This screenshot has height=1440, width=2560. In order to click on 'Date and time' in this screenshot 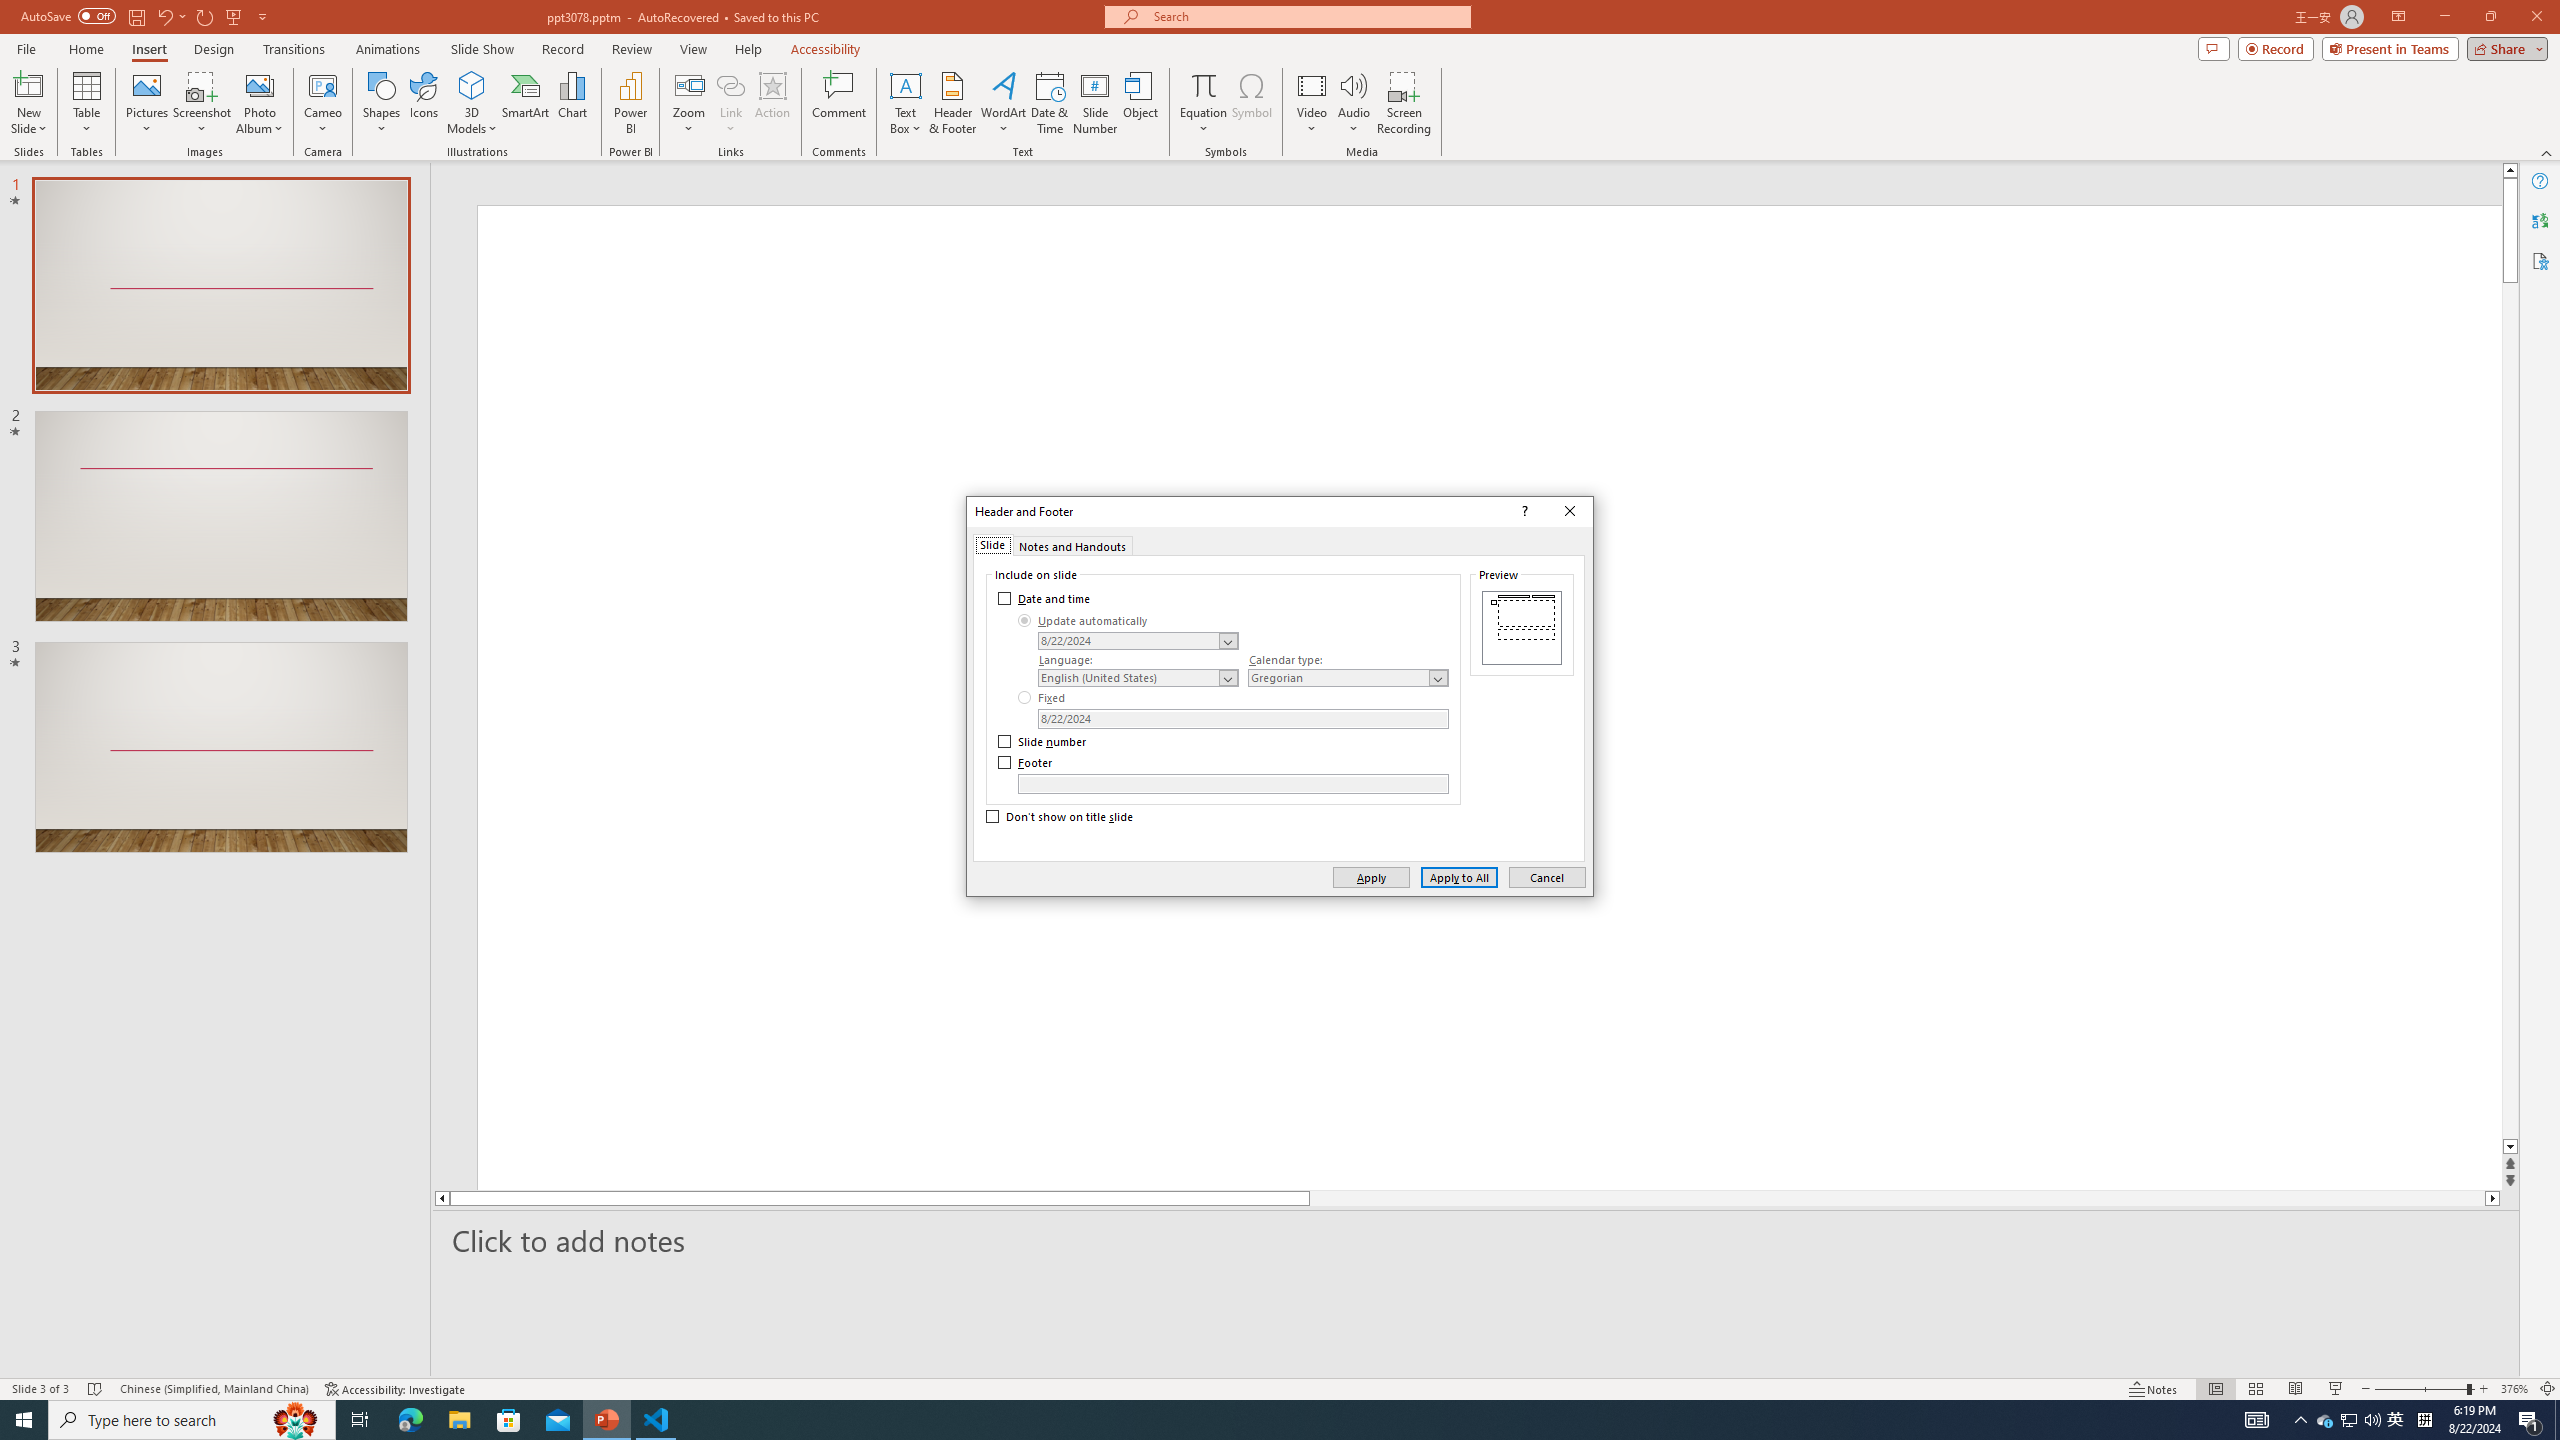, I will do `click(1044, 598)`.